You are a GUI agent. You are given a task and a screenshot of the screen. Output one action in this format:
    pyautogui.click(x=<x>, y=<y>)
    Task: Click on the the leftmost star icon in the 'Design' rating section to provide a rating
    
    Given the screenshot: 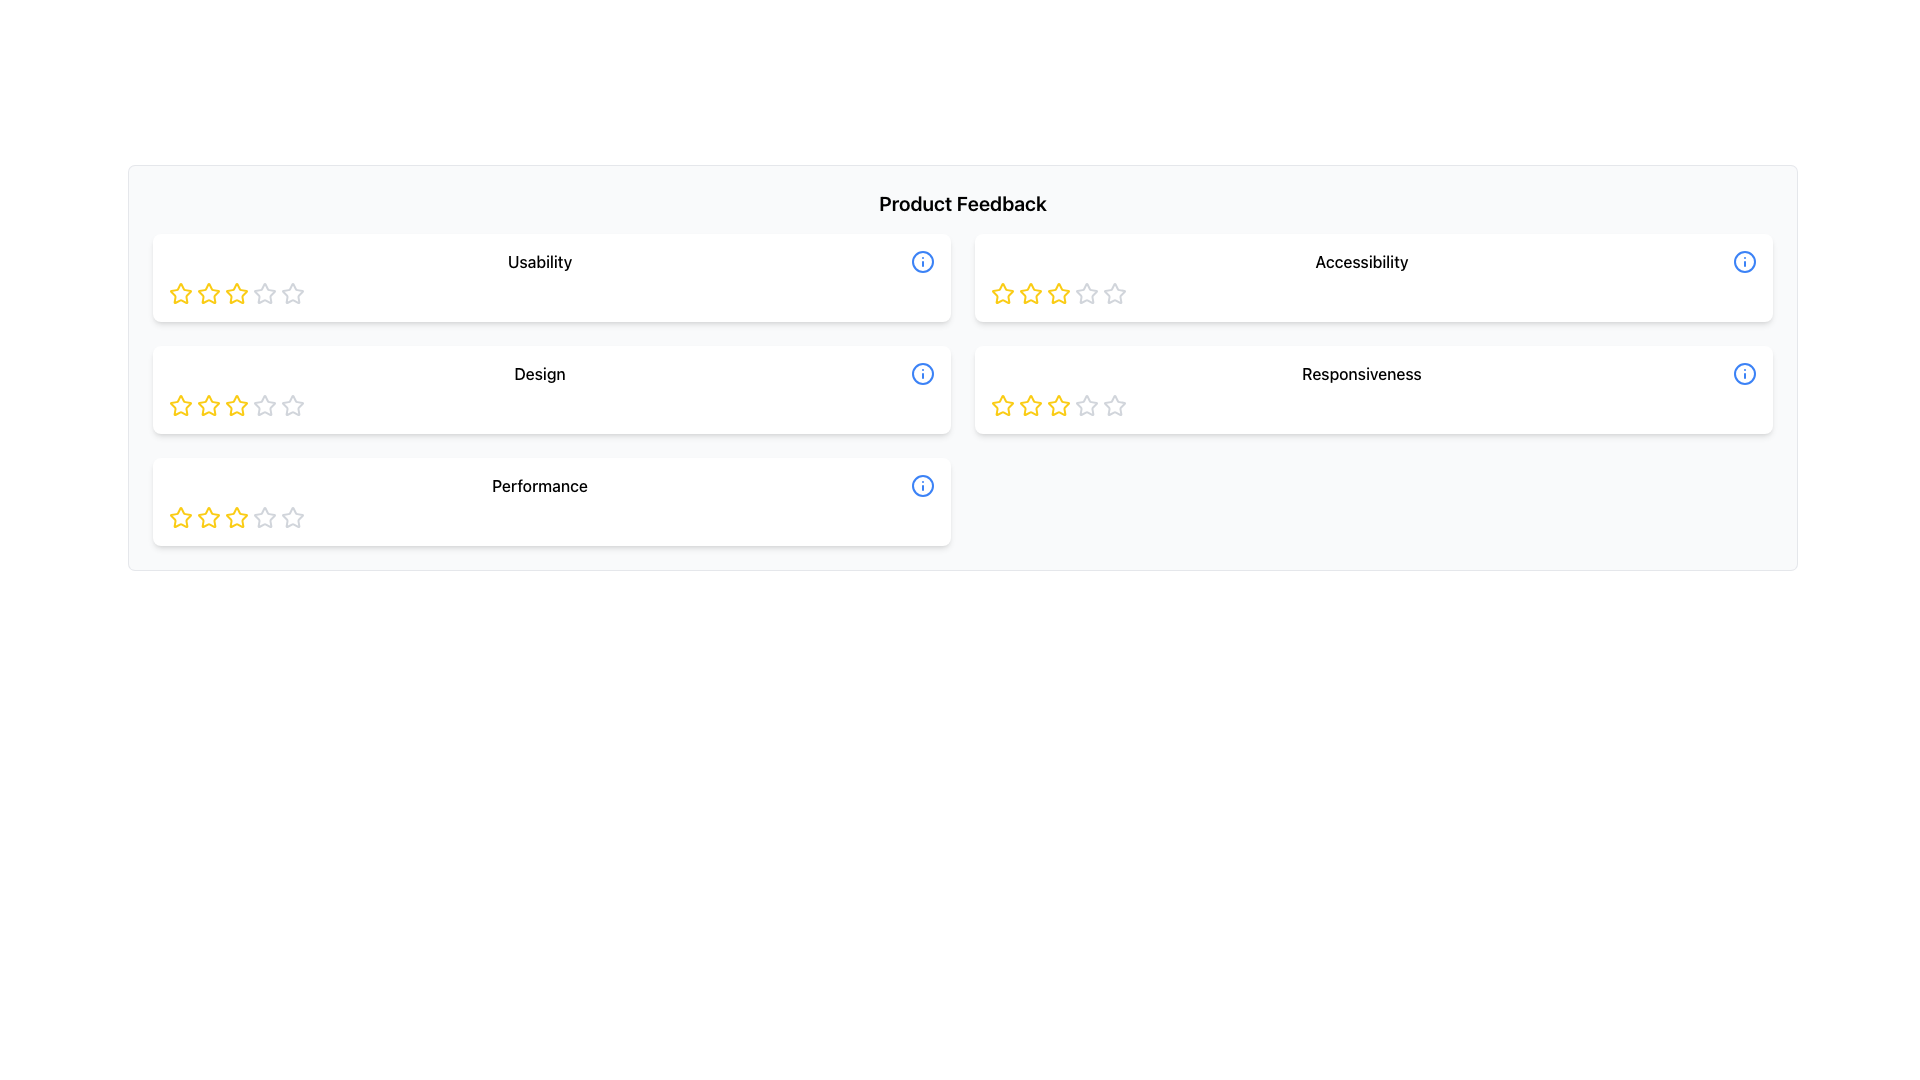 What is the action you would take?
    pyautogui.click(x=181, y=405)
    